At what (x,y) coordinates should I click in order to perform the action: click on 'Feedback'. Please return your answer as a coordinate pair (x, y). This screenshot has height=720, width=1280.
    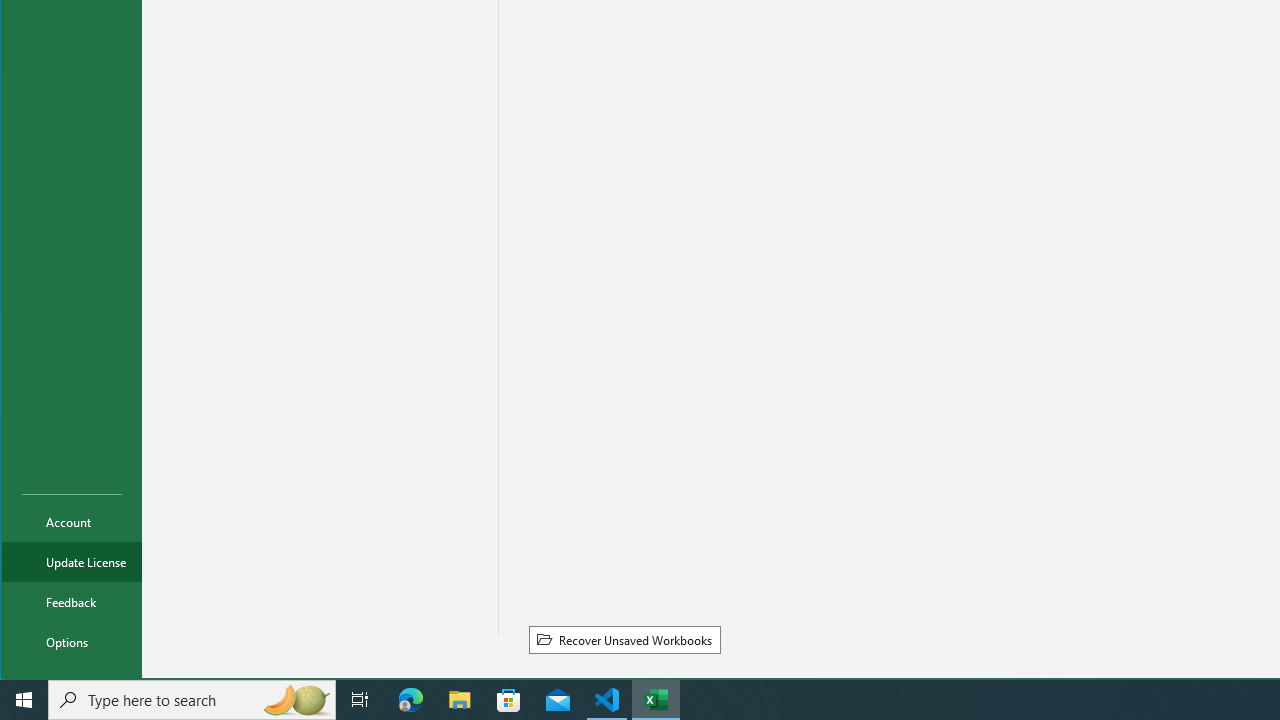
    Looking at the image, I should click on (72, 600).